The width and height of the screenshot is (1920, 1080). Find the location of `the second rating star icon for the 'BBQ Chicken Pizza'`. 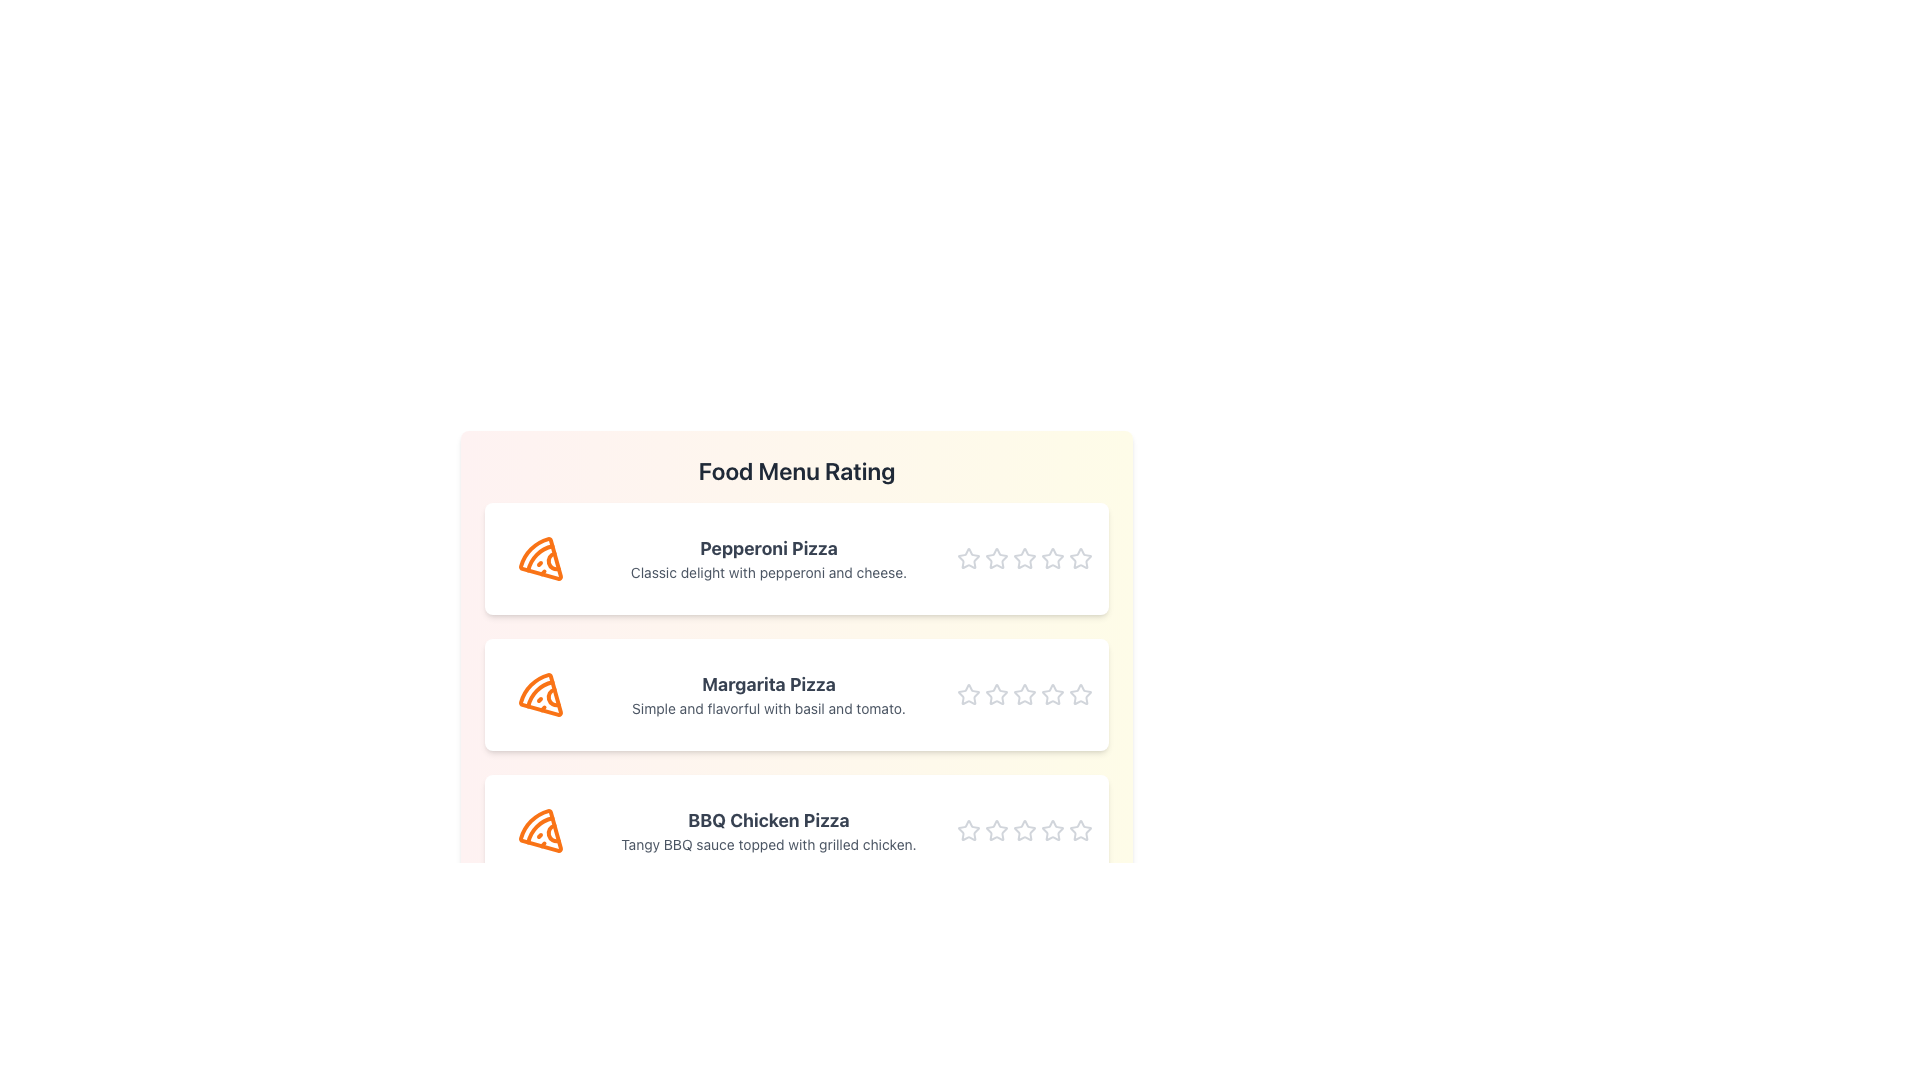

the second rating star icon for the 'BBQ Chicken Pizza' is located at coordinates (1025, 830).